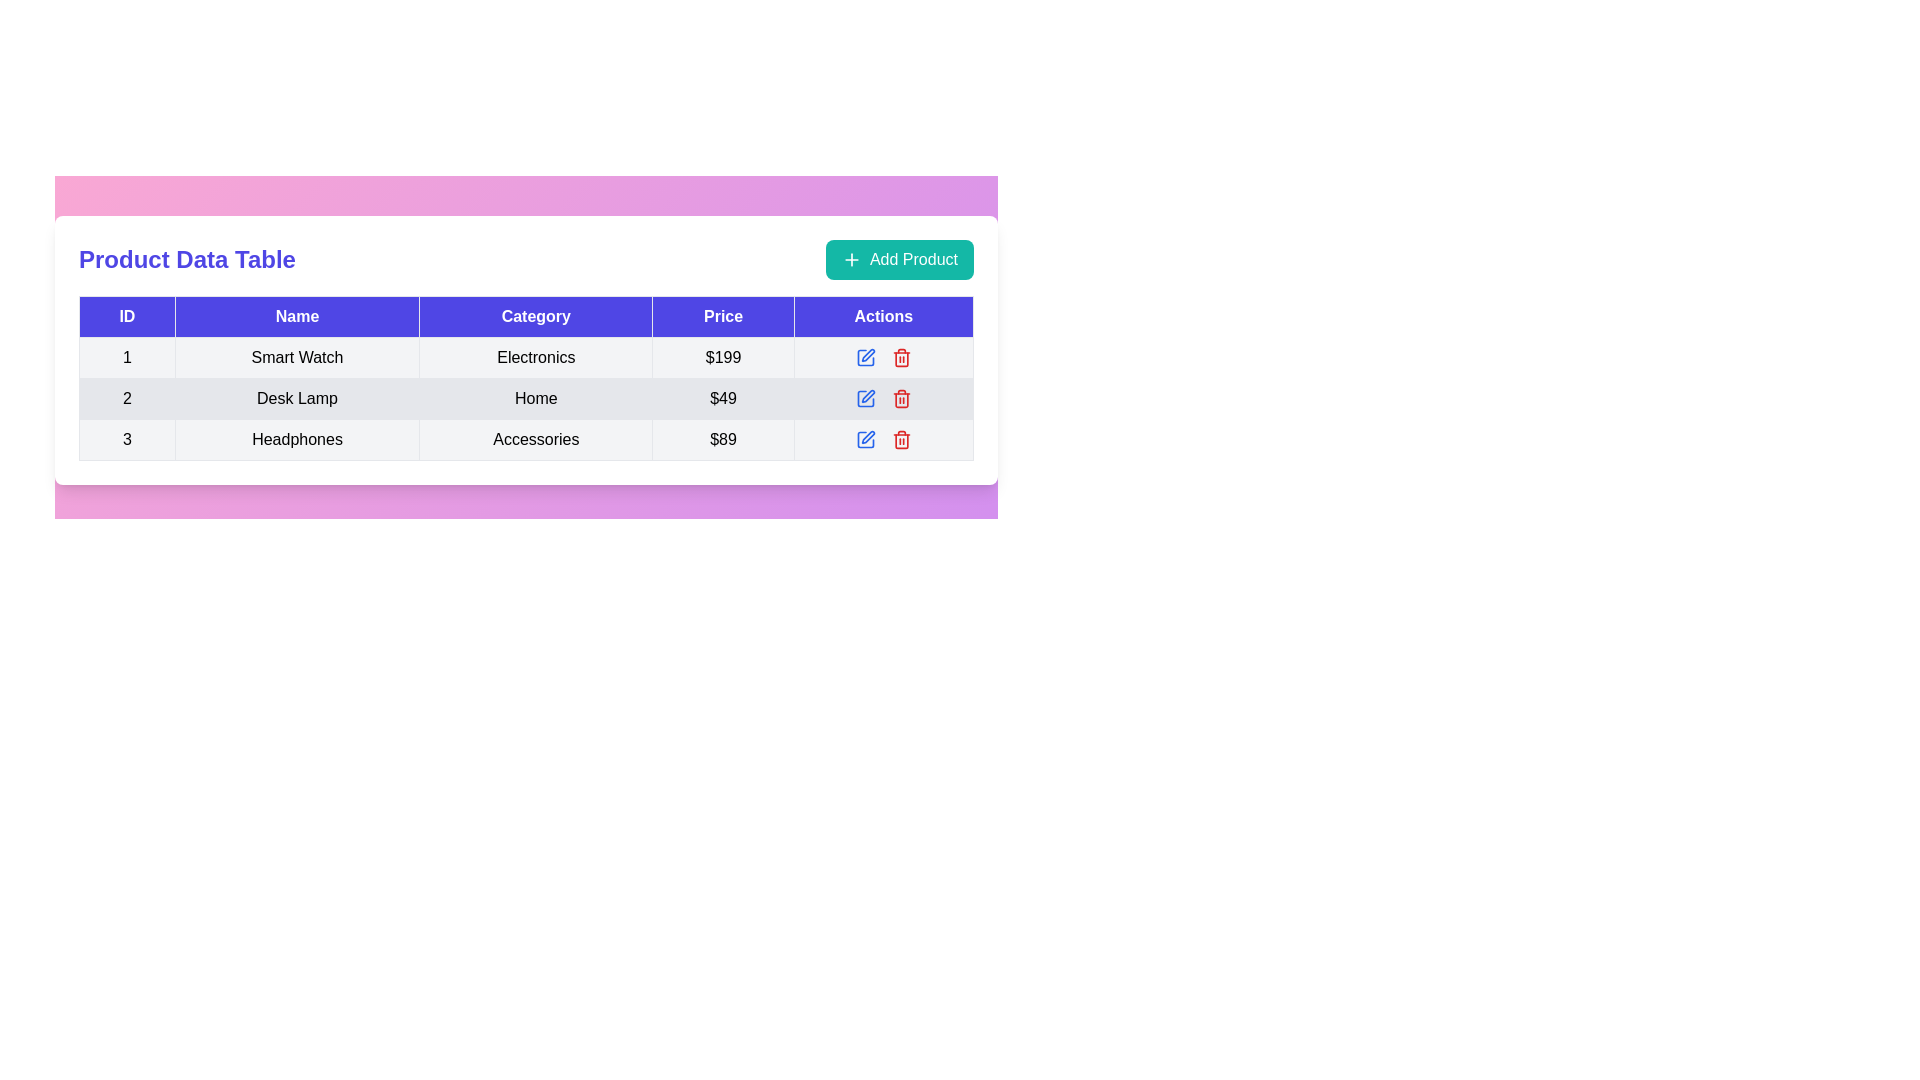 The image size is (1920, 1080). I want to click on on the static text element displaying the category for the 'Headphones' product located in the 'Category' column of the table, so click(536, 438).